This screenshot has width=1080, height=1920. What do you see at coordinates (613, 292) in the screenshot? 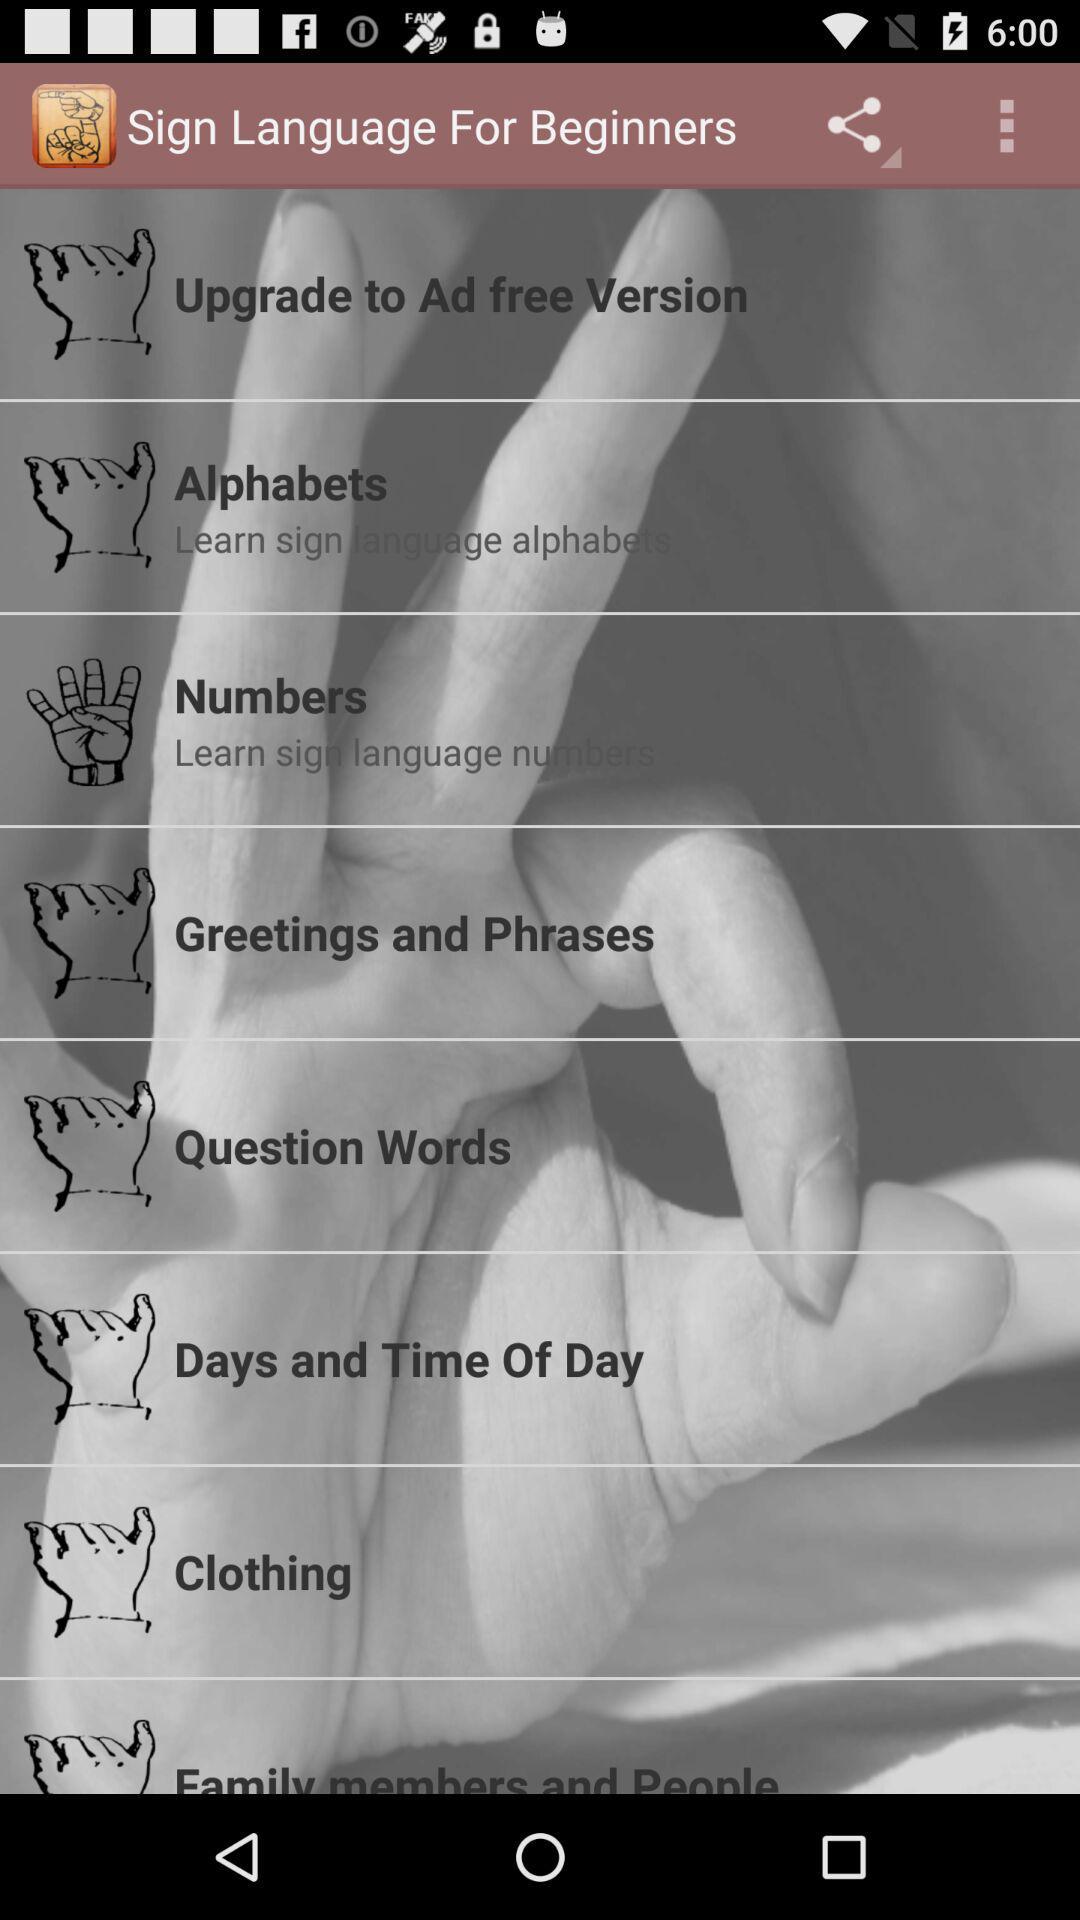
I see `the upgrade to ad app` at bounding box center [613, 292].